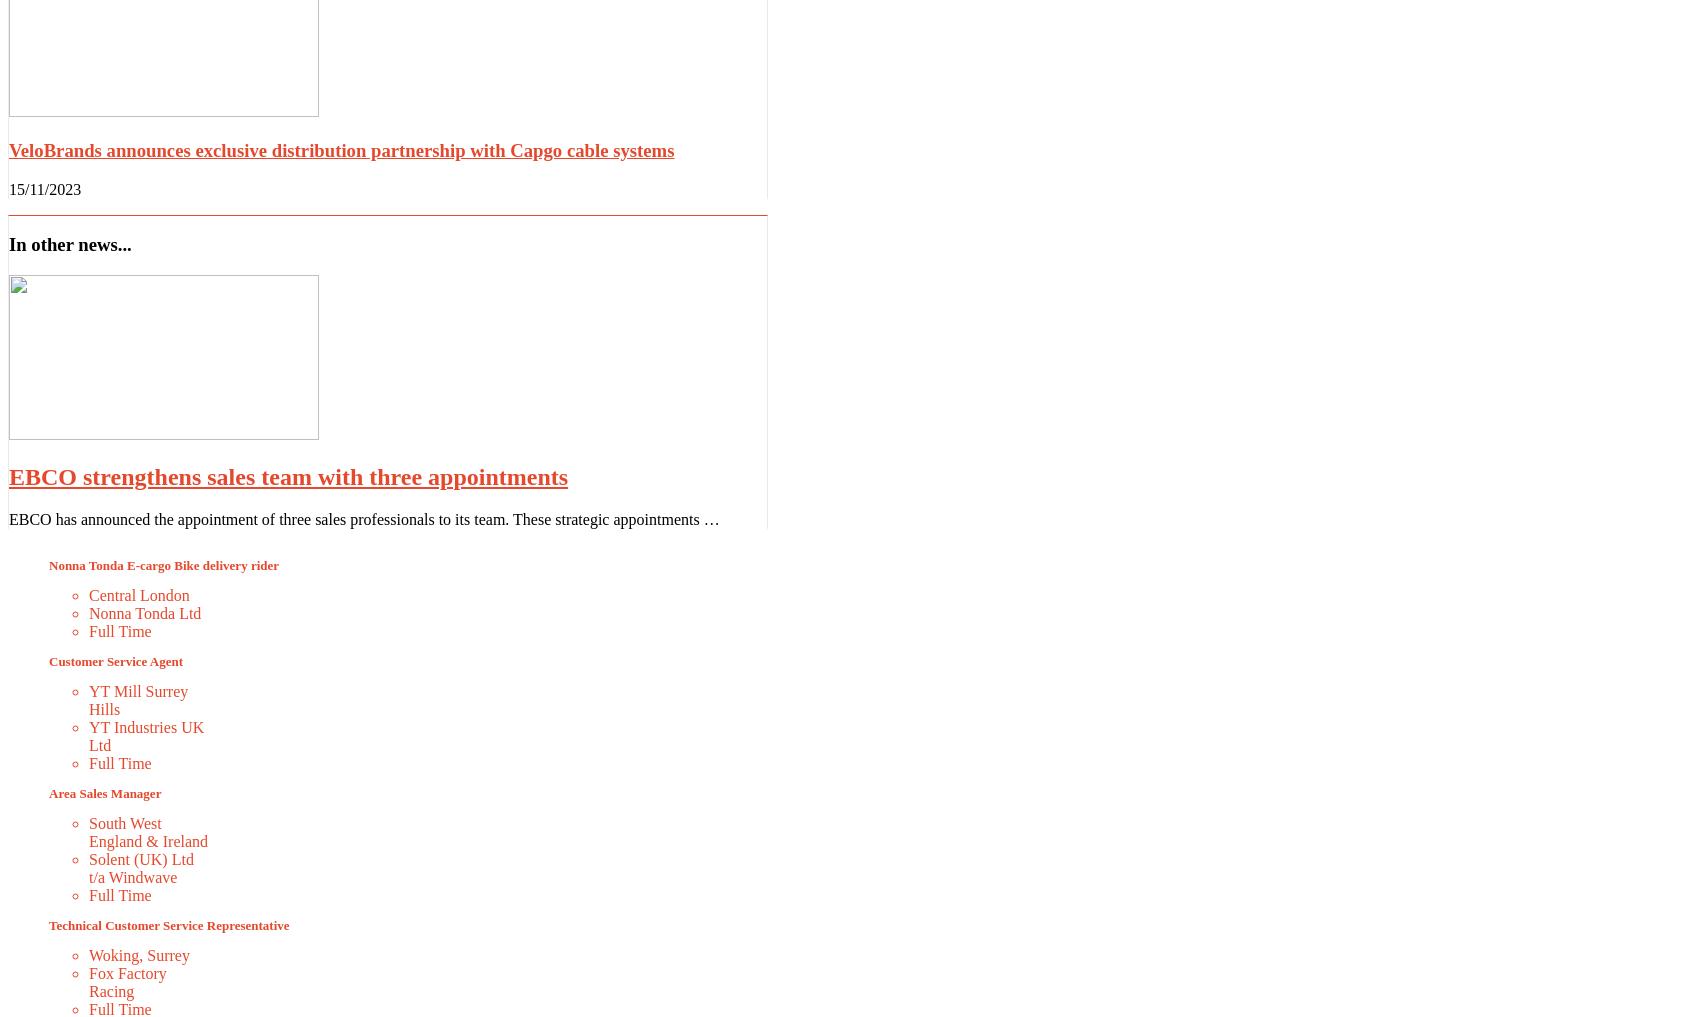 This screenshot has height=1017, width=1700. Describe the element at coordinates (137, 698) in the screenshot. I see `'YT Mill Surrey Hills'` at that location.